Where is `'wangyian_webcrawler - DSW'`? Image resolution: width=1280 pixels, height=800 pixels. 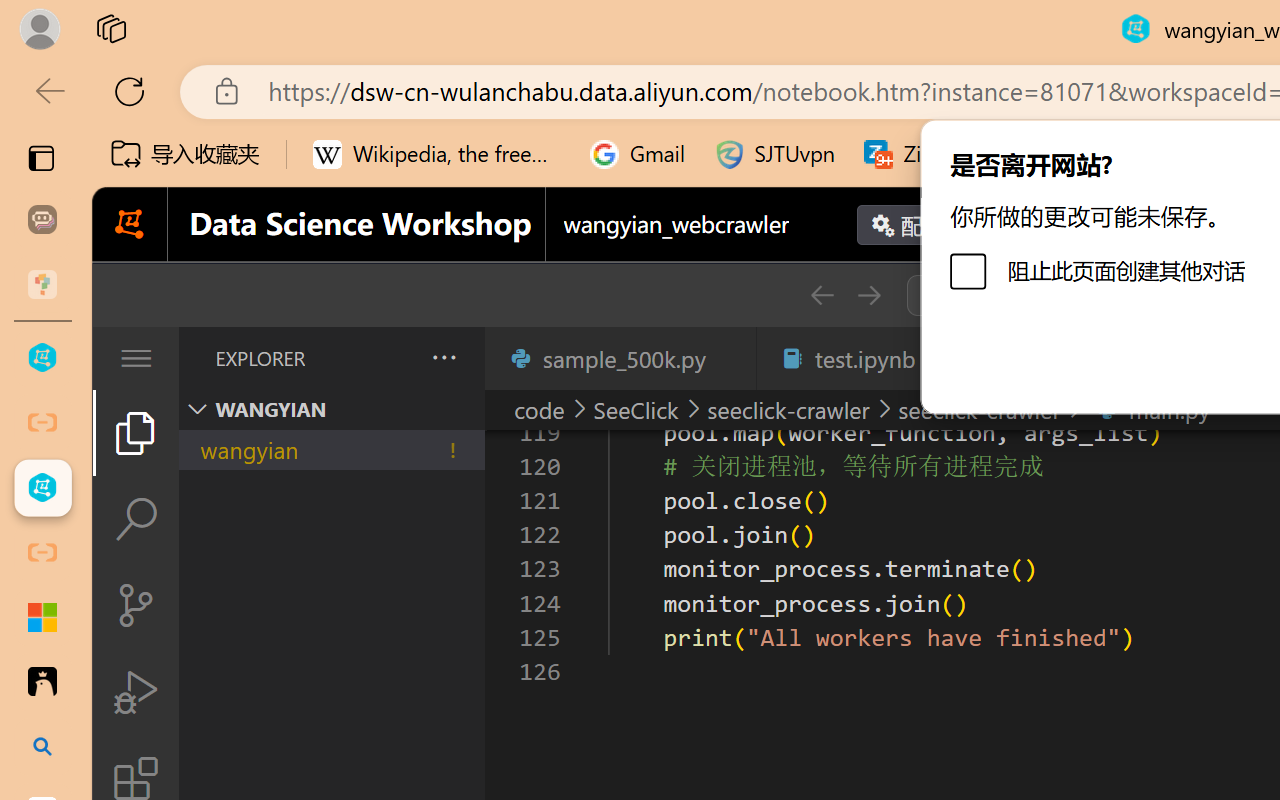
'wangyian_webcrawler - DSW' is located at coordinates (42, 488).